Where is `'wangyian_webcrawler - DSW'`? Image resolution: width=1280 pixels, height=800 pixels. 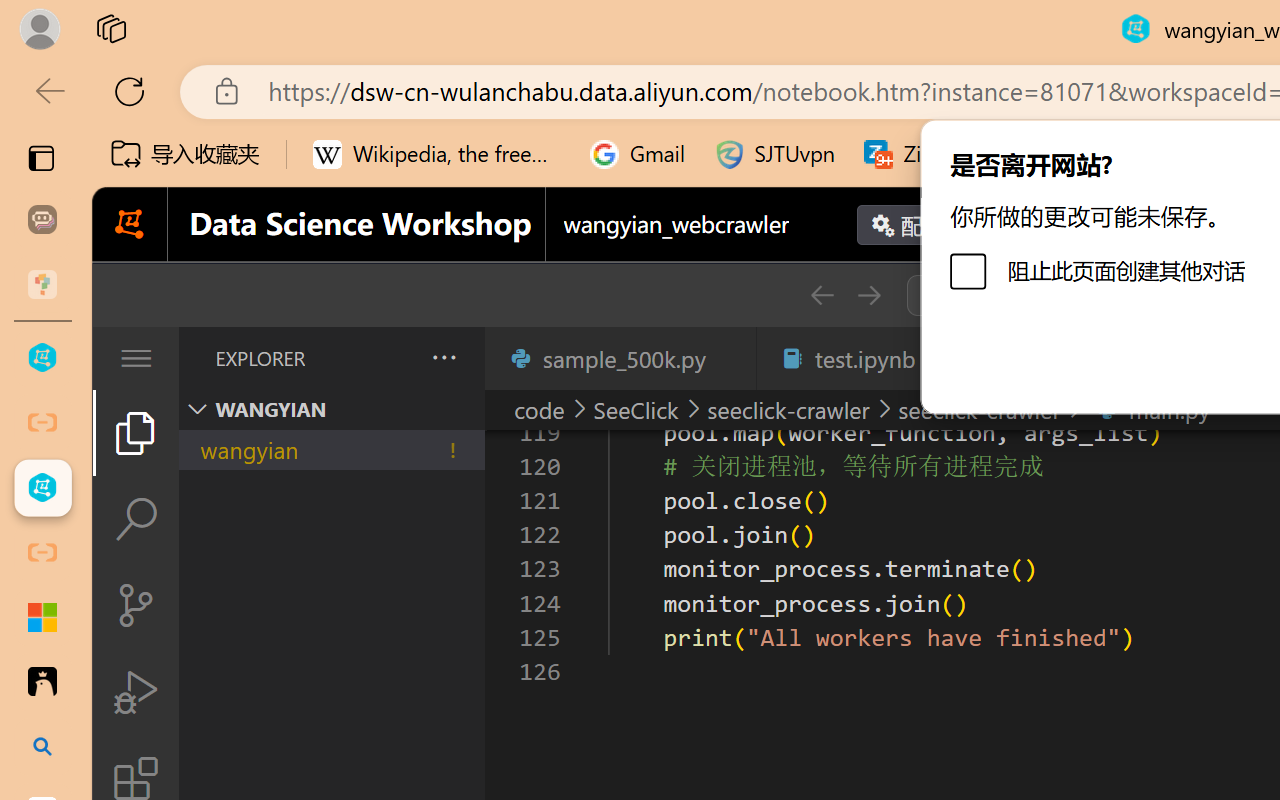
'wangyian_webcrawler - DSW' is located at coordinates (42, 488).